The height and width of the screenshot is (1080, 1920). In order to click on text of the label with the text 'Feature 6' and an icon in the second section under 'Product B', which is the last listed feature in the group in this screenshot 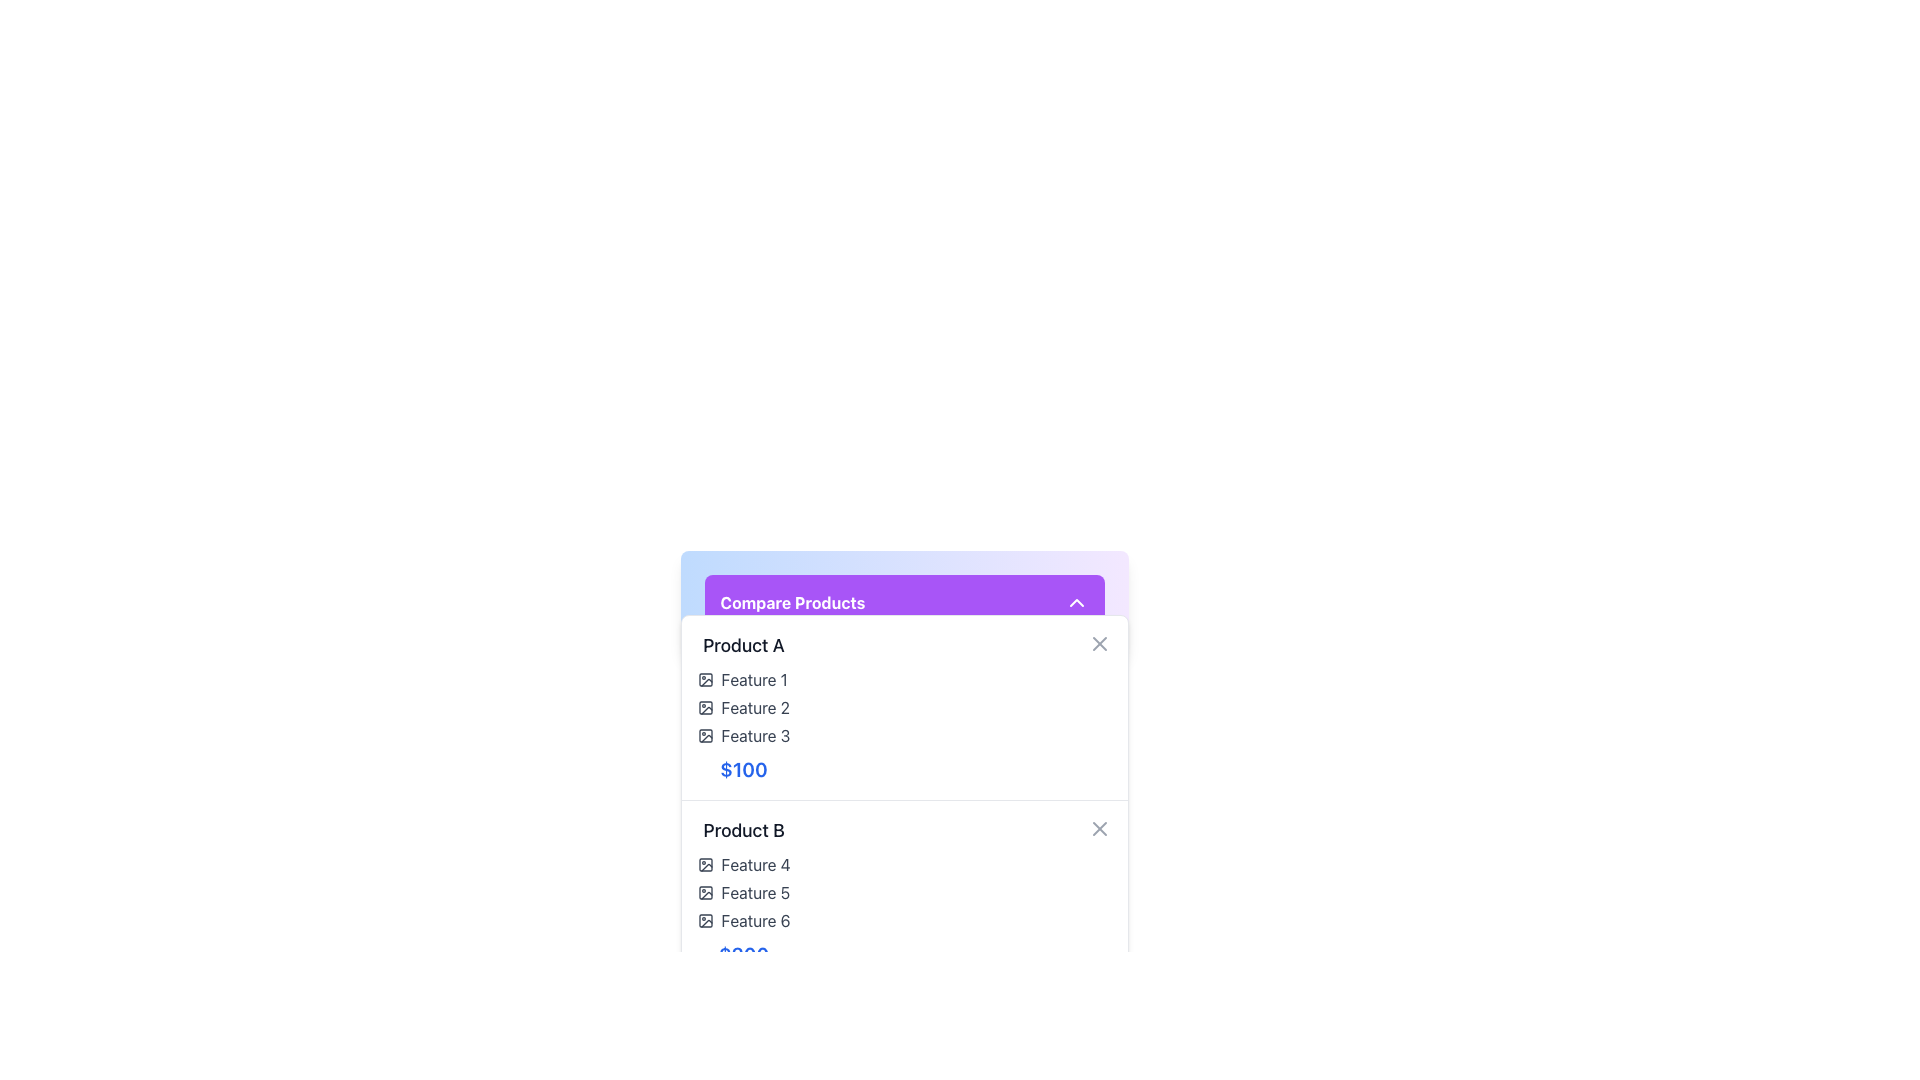, I will do `click(743, 921)`.